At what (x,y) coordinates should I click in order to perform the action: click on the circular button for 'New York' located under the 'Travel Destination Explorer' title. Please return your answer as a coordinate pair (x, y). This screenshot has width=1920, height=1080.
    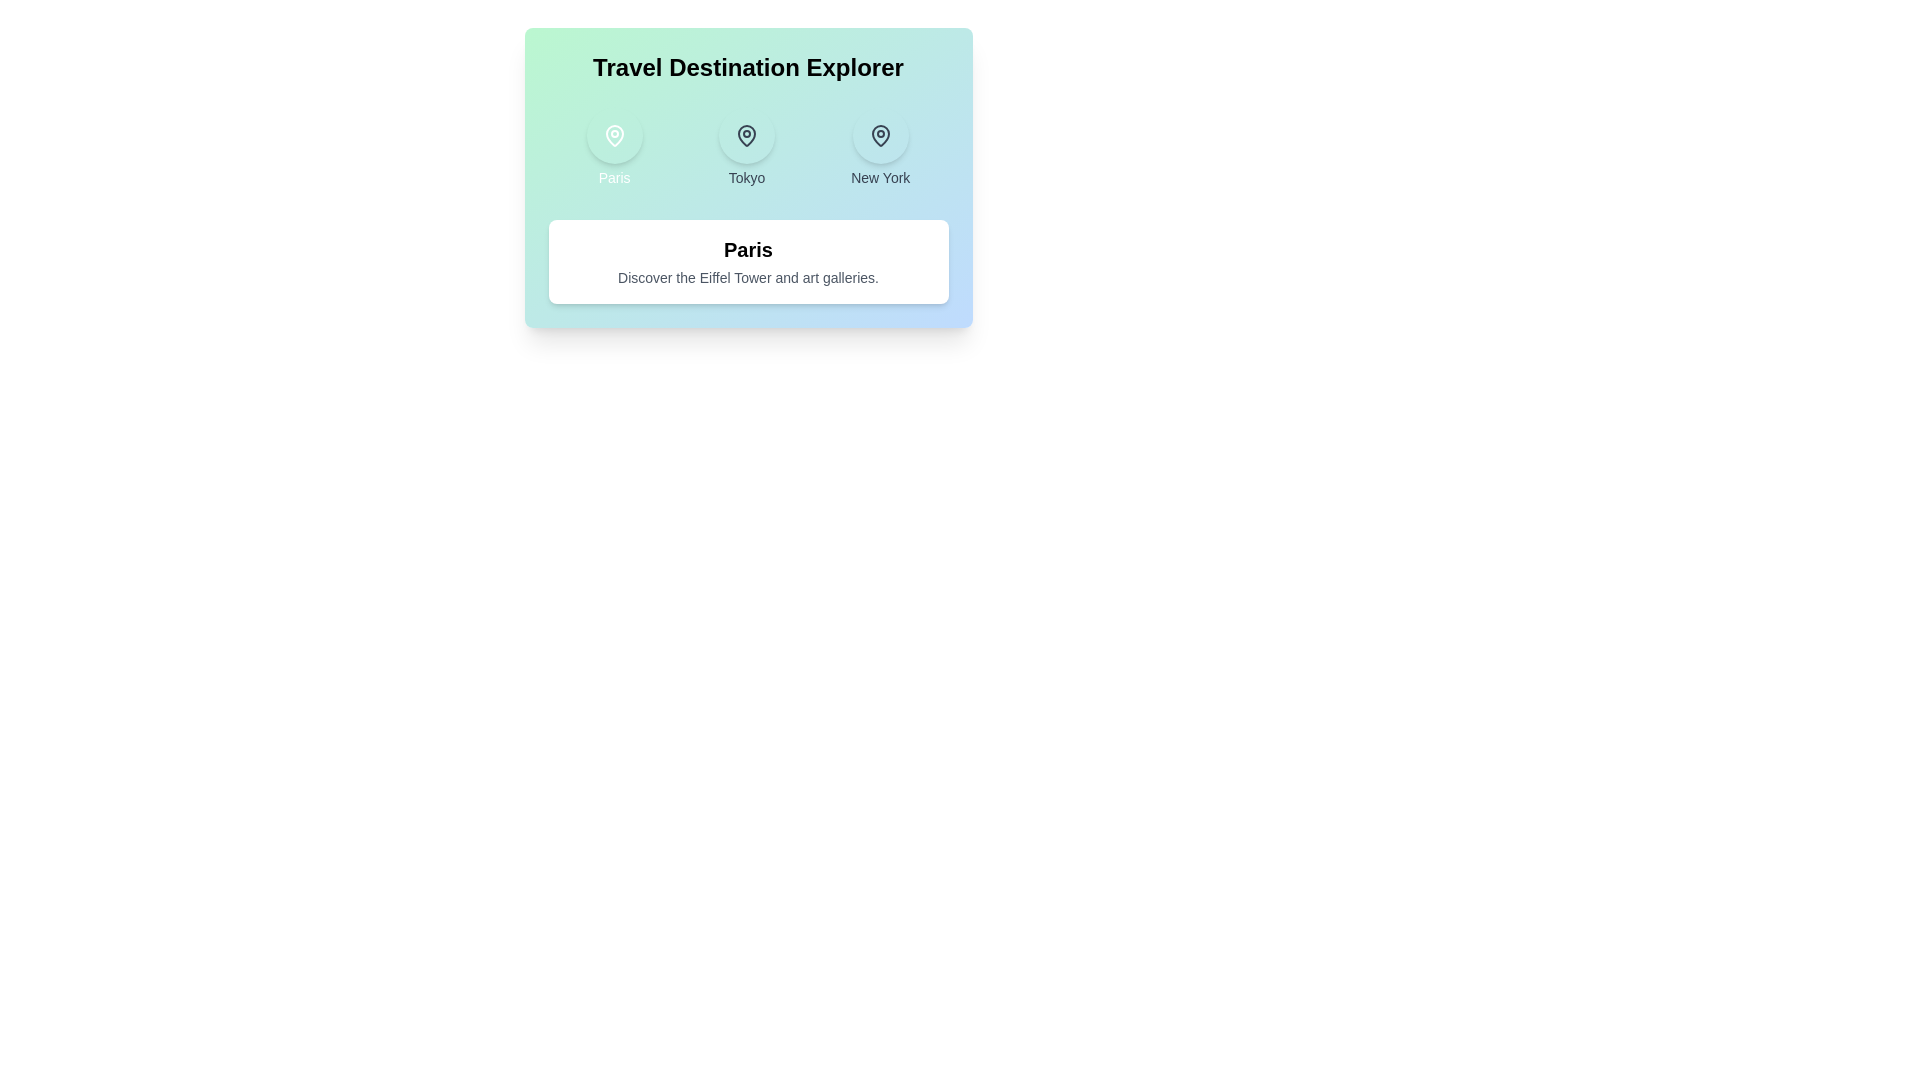
    Looking at the image, I should click on (880, 135).